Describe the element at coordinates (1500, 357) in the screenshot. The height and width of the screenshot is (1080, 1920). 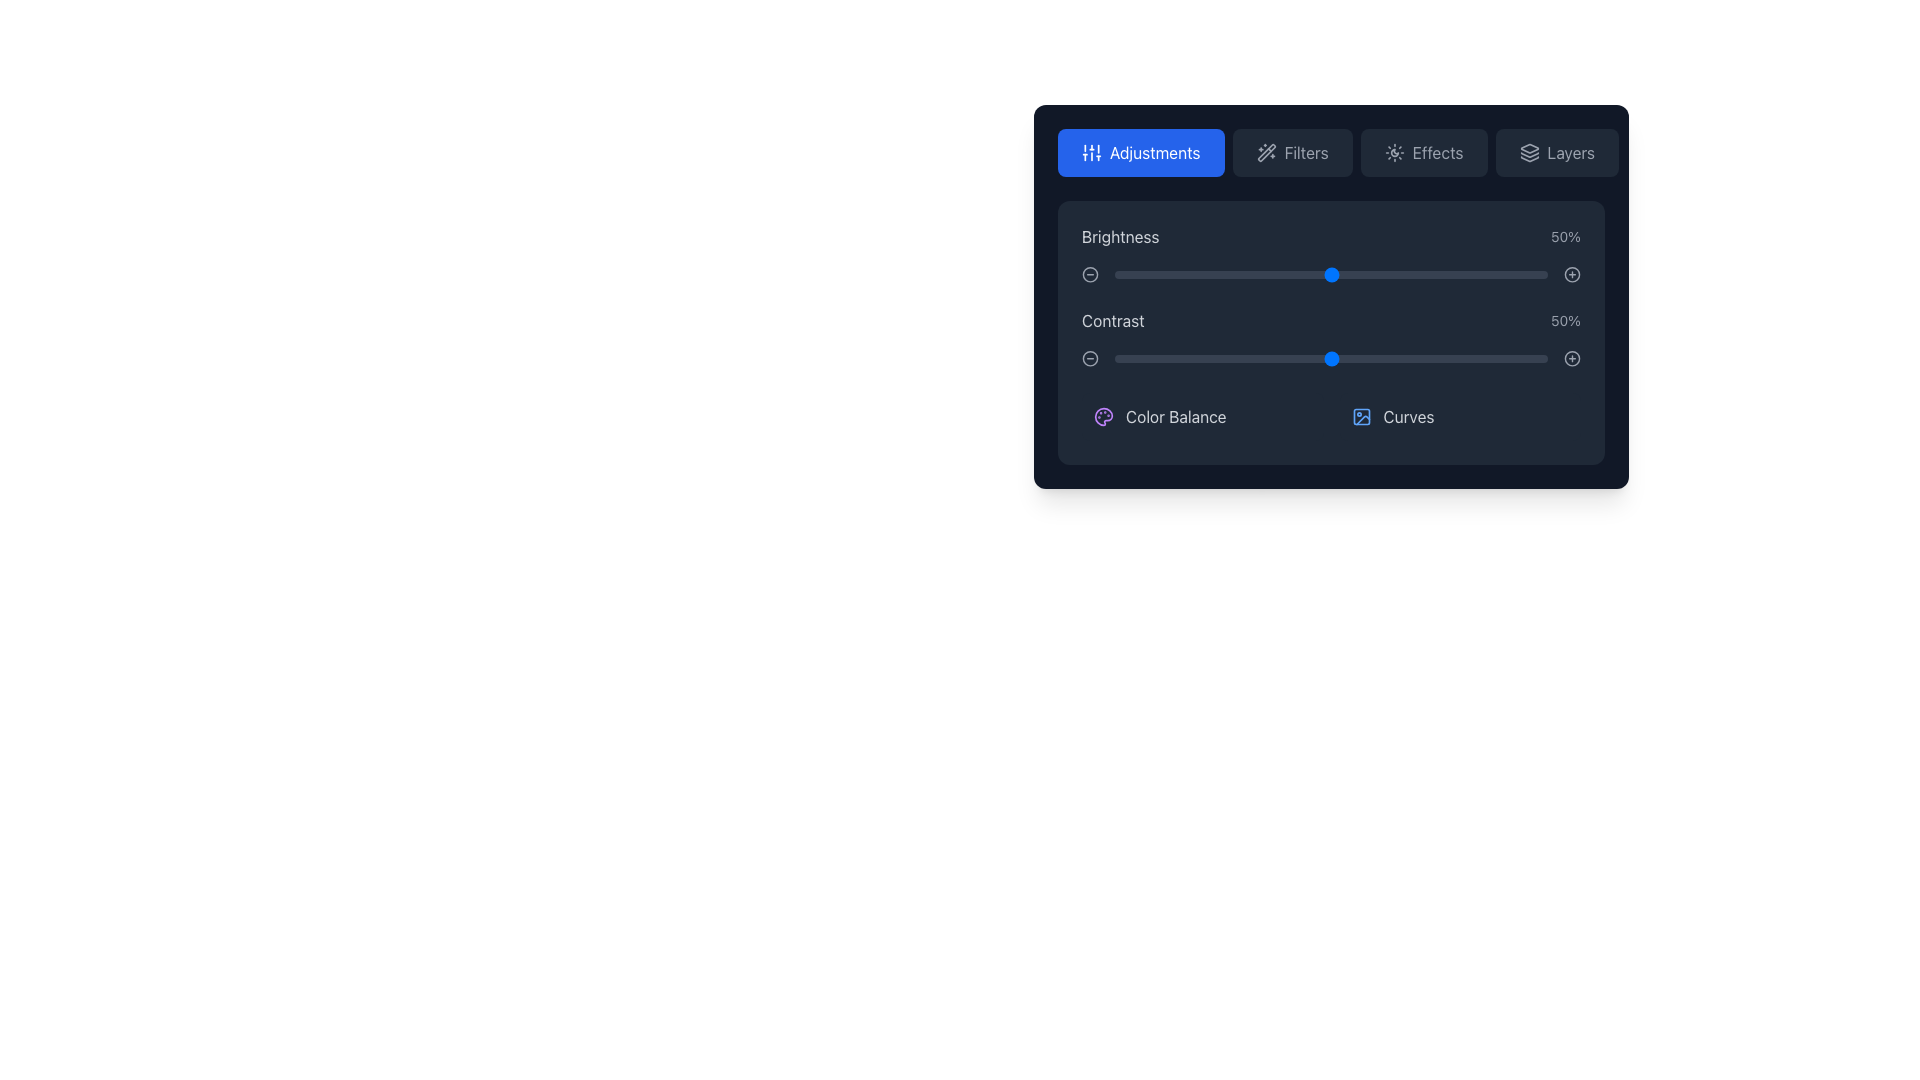
I see `contrast` at that location.